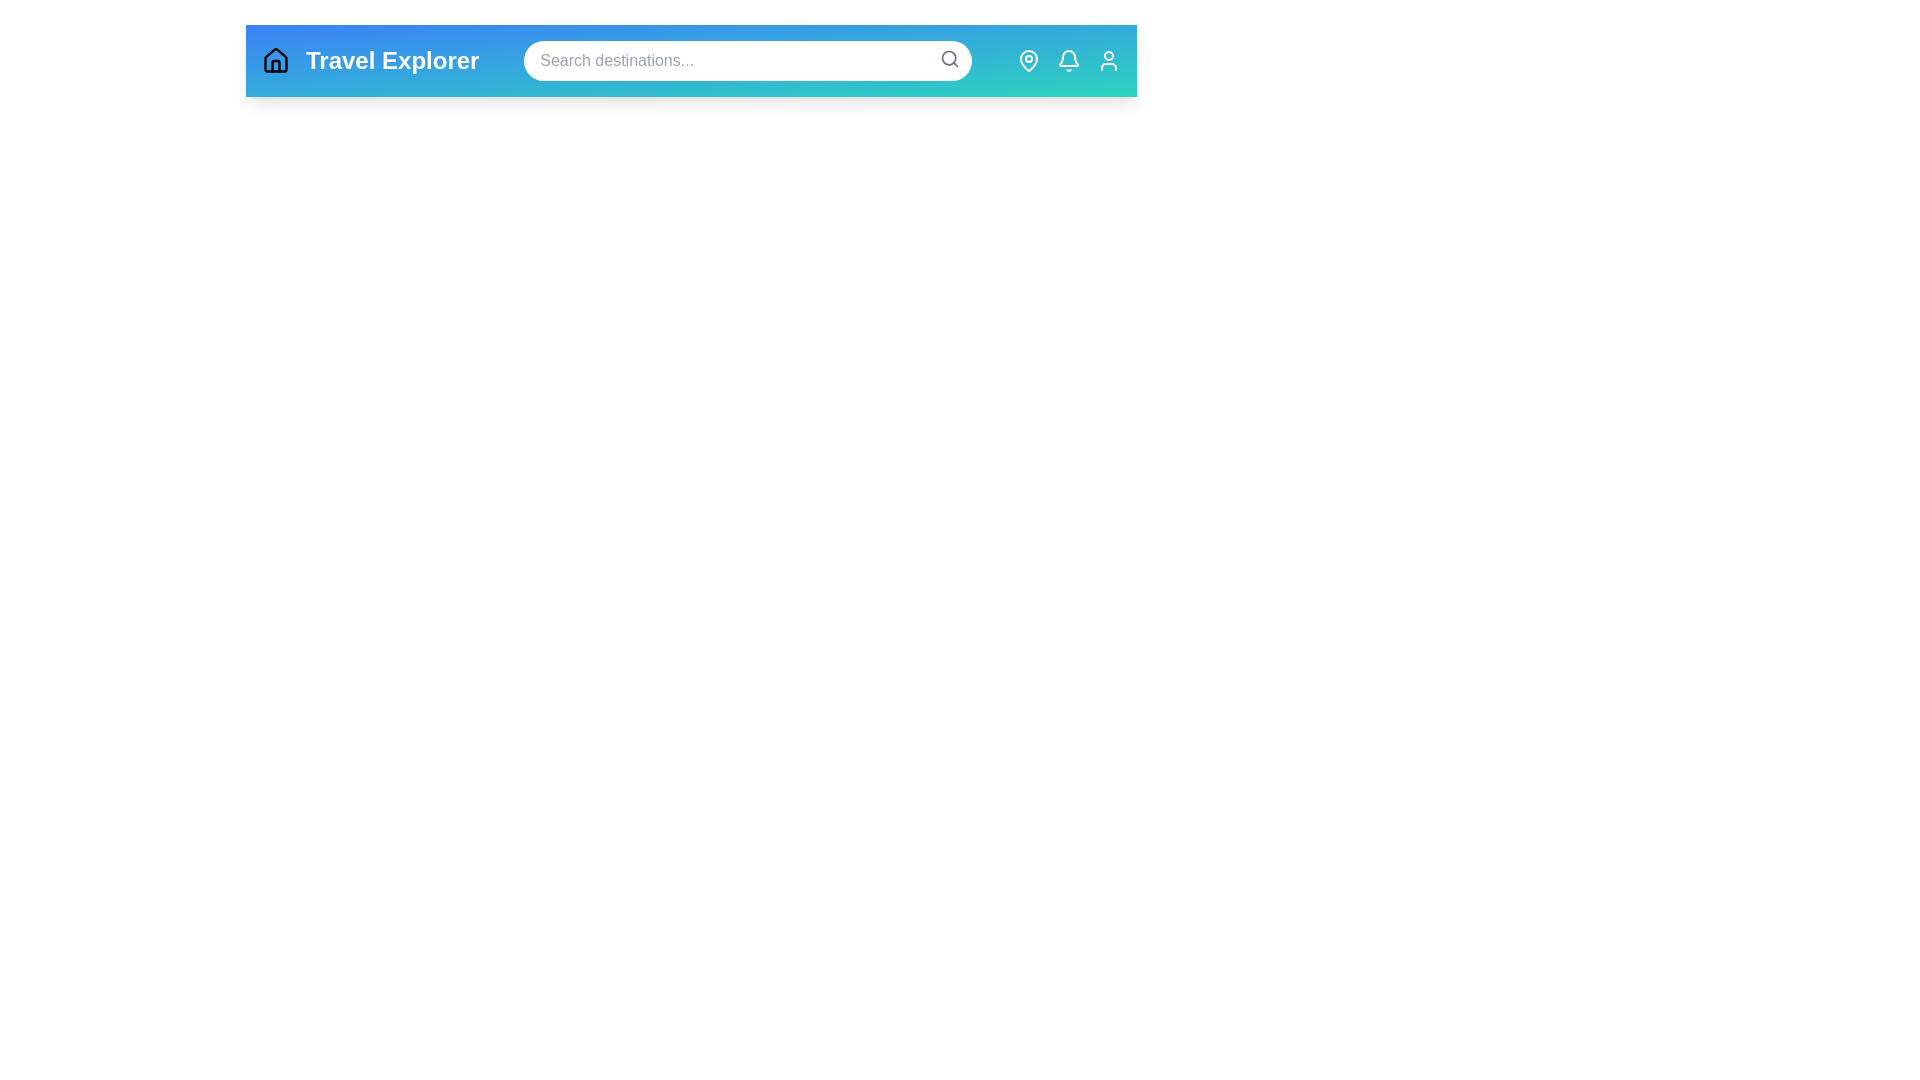 The image size is (1920, 1080). What do you see at coordinates (949, 57) in the screenshot?
I see `the search icon to activate the search functionality` at bounding box center [949, 57].